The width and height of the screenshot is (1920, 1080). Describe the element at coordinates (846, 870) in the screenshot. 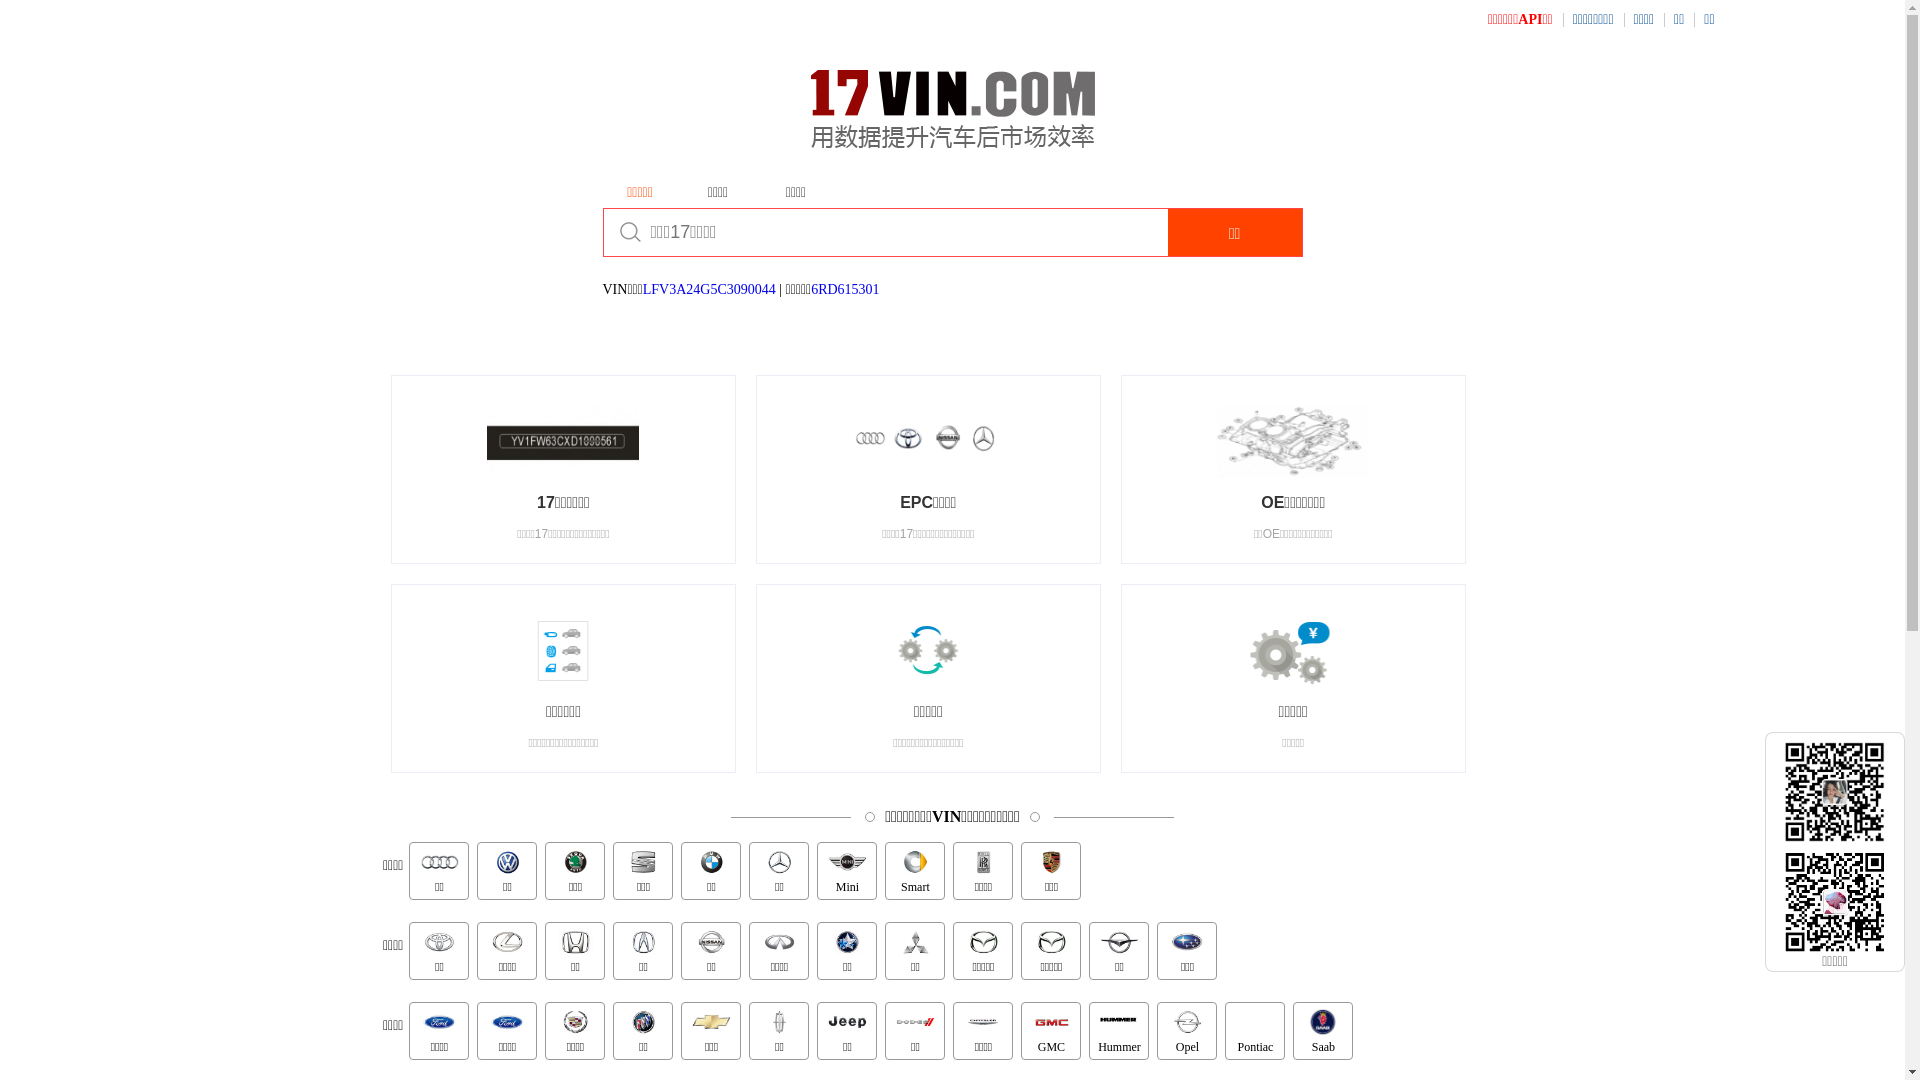

I see `'Mini'` at that location.